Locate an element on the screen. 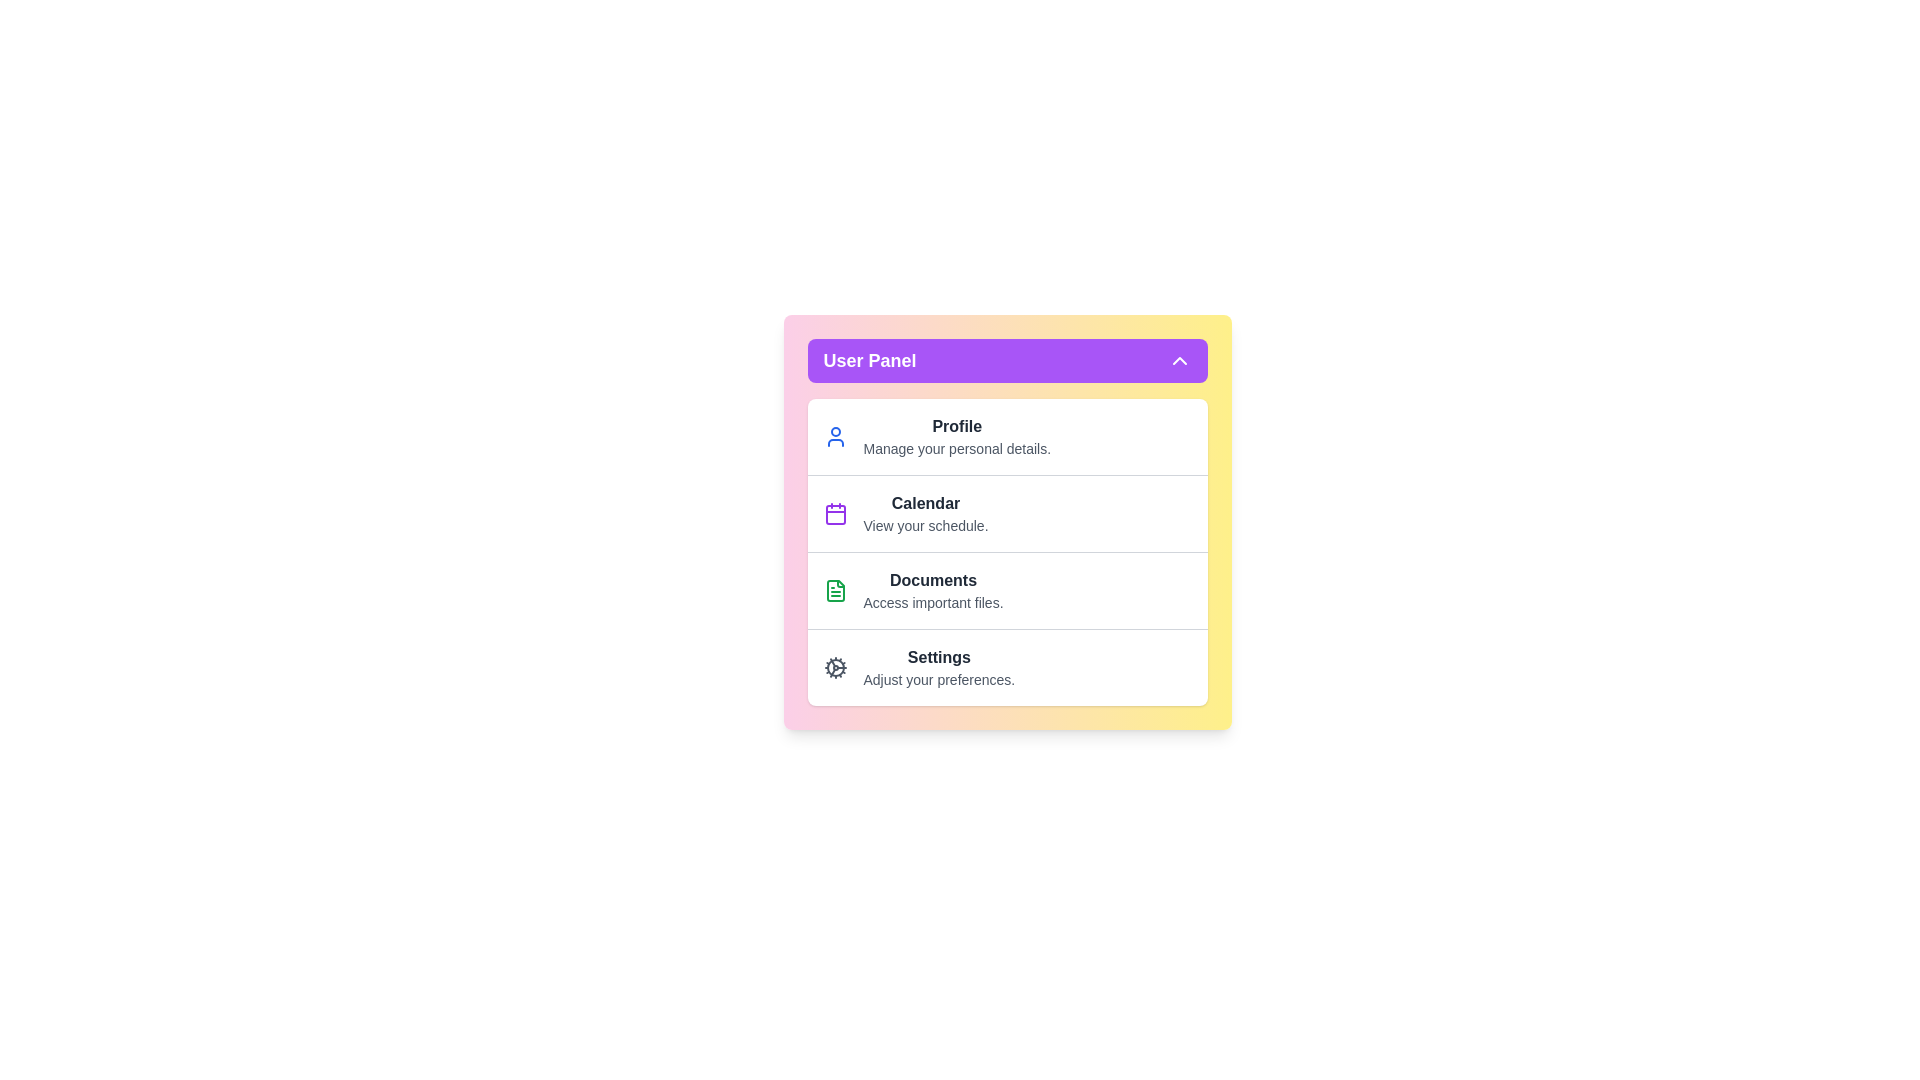 The image size is (1920, 1080). the inner rounded rectangle of the purple calendar icon located in the second item of the 'User Panel' menu is located at coordinates (835, 514).